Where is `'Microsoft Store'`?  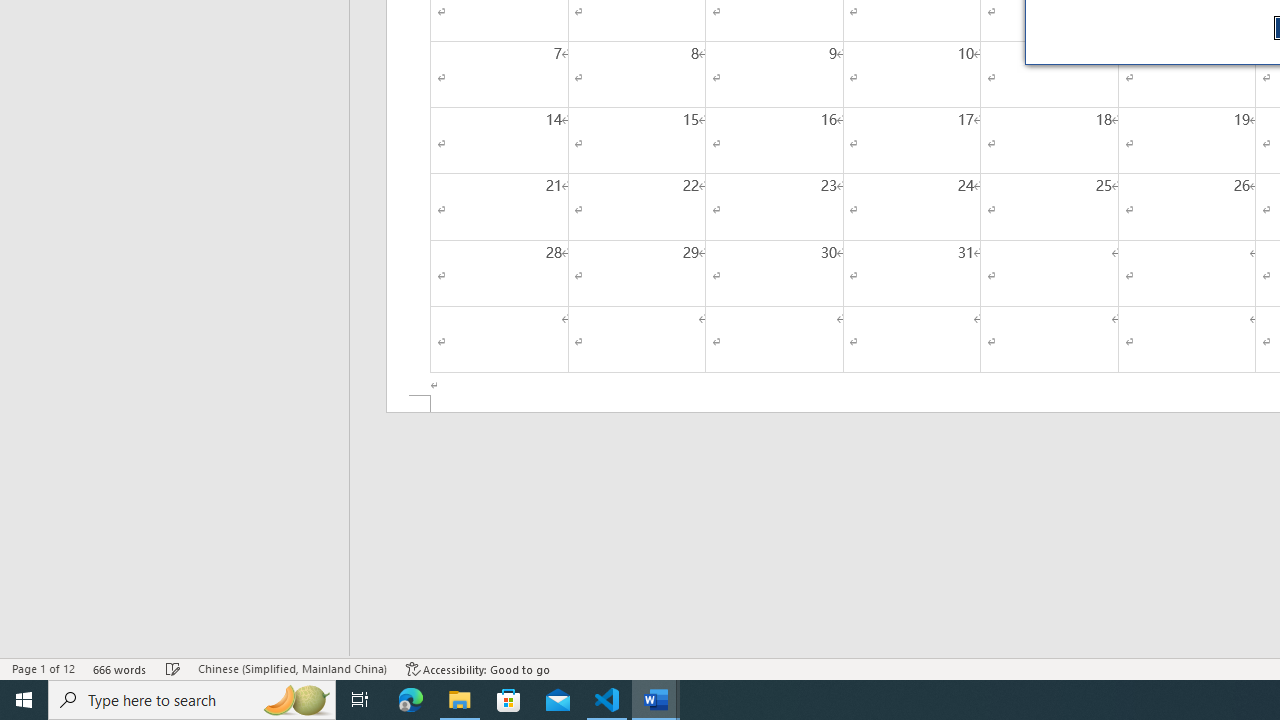 'Microsoft Store' is located at coordinates (509, 698).